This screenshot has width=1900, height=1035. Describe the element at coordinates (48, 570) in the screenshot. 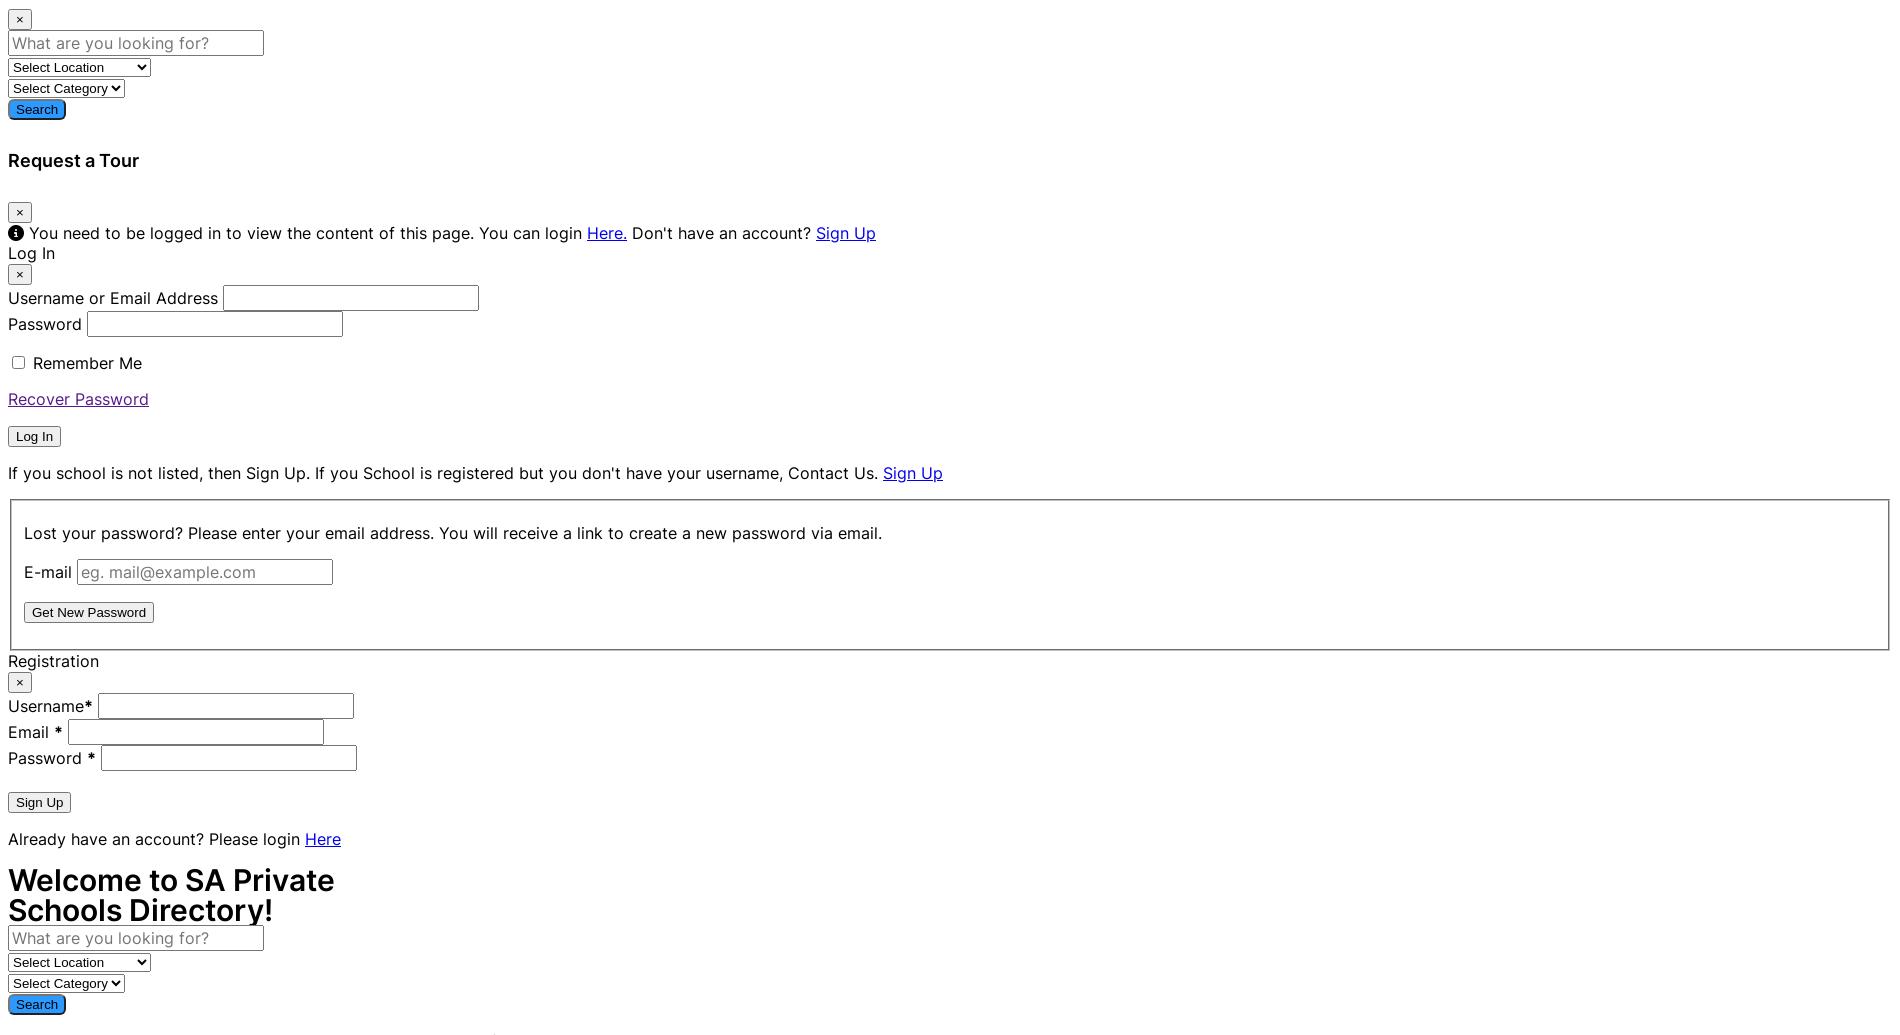

I see `'E-mail'` at that location.